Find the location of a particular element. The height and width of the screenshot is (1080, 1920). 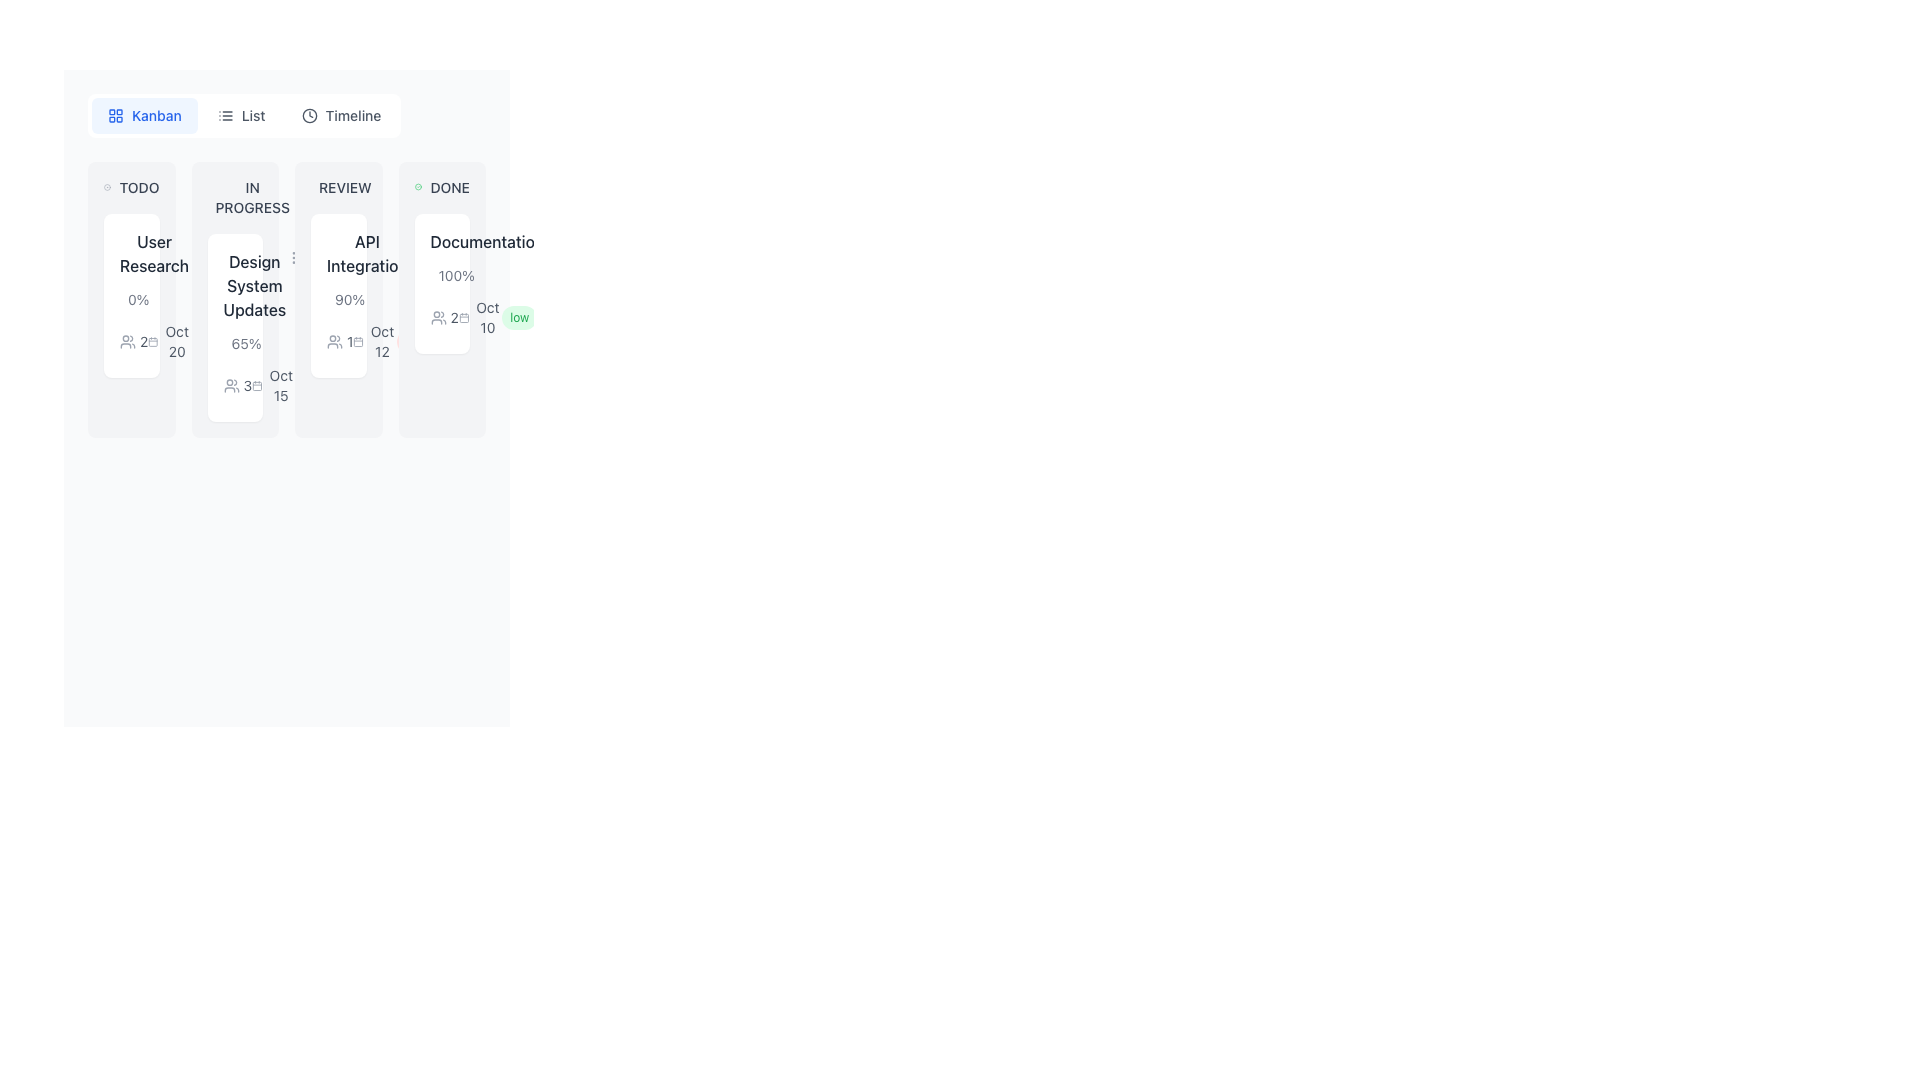

the user-related information icon located within the 'API Integration' card under the 'Review' column in the Kanban board, positioned on the left side next to the number '2' is located at coordinates (338, 341).